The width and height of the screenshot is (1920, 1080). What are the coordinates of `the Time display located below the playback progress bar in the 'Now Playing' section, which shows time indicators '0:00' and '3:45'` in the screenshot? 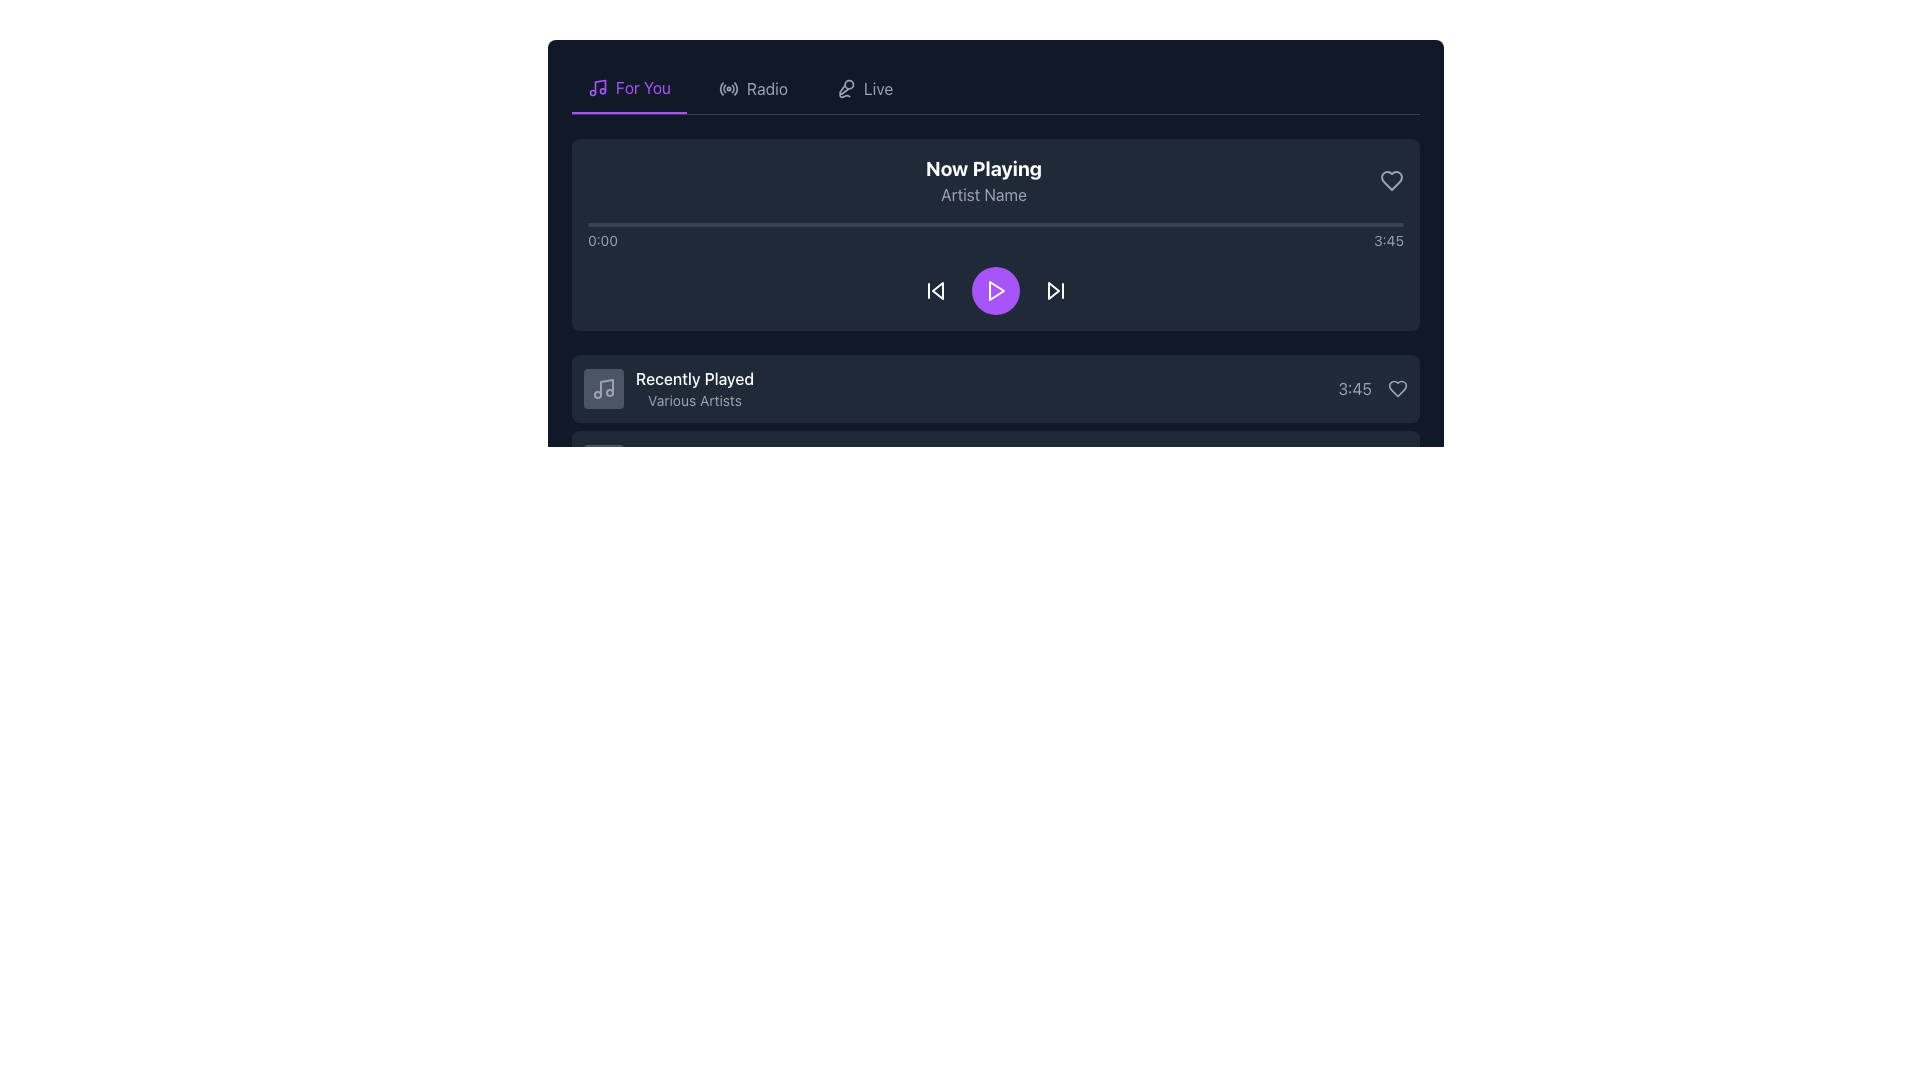 It's located at (996, 239).